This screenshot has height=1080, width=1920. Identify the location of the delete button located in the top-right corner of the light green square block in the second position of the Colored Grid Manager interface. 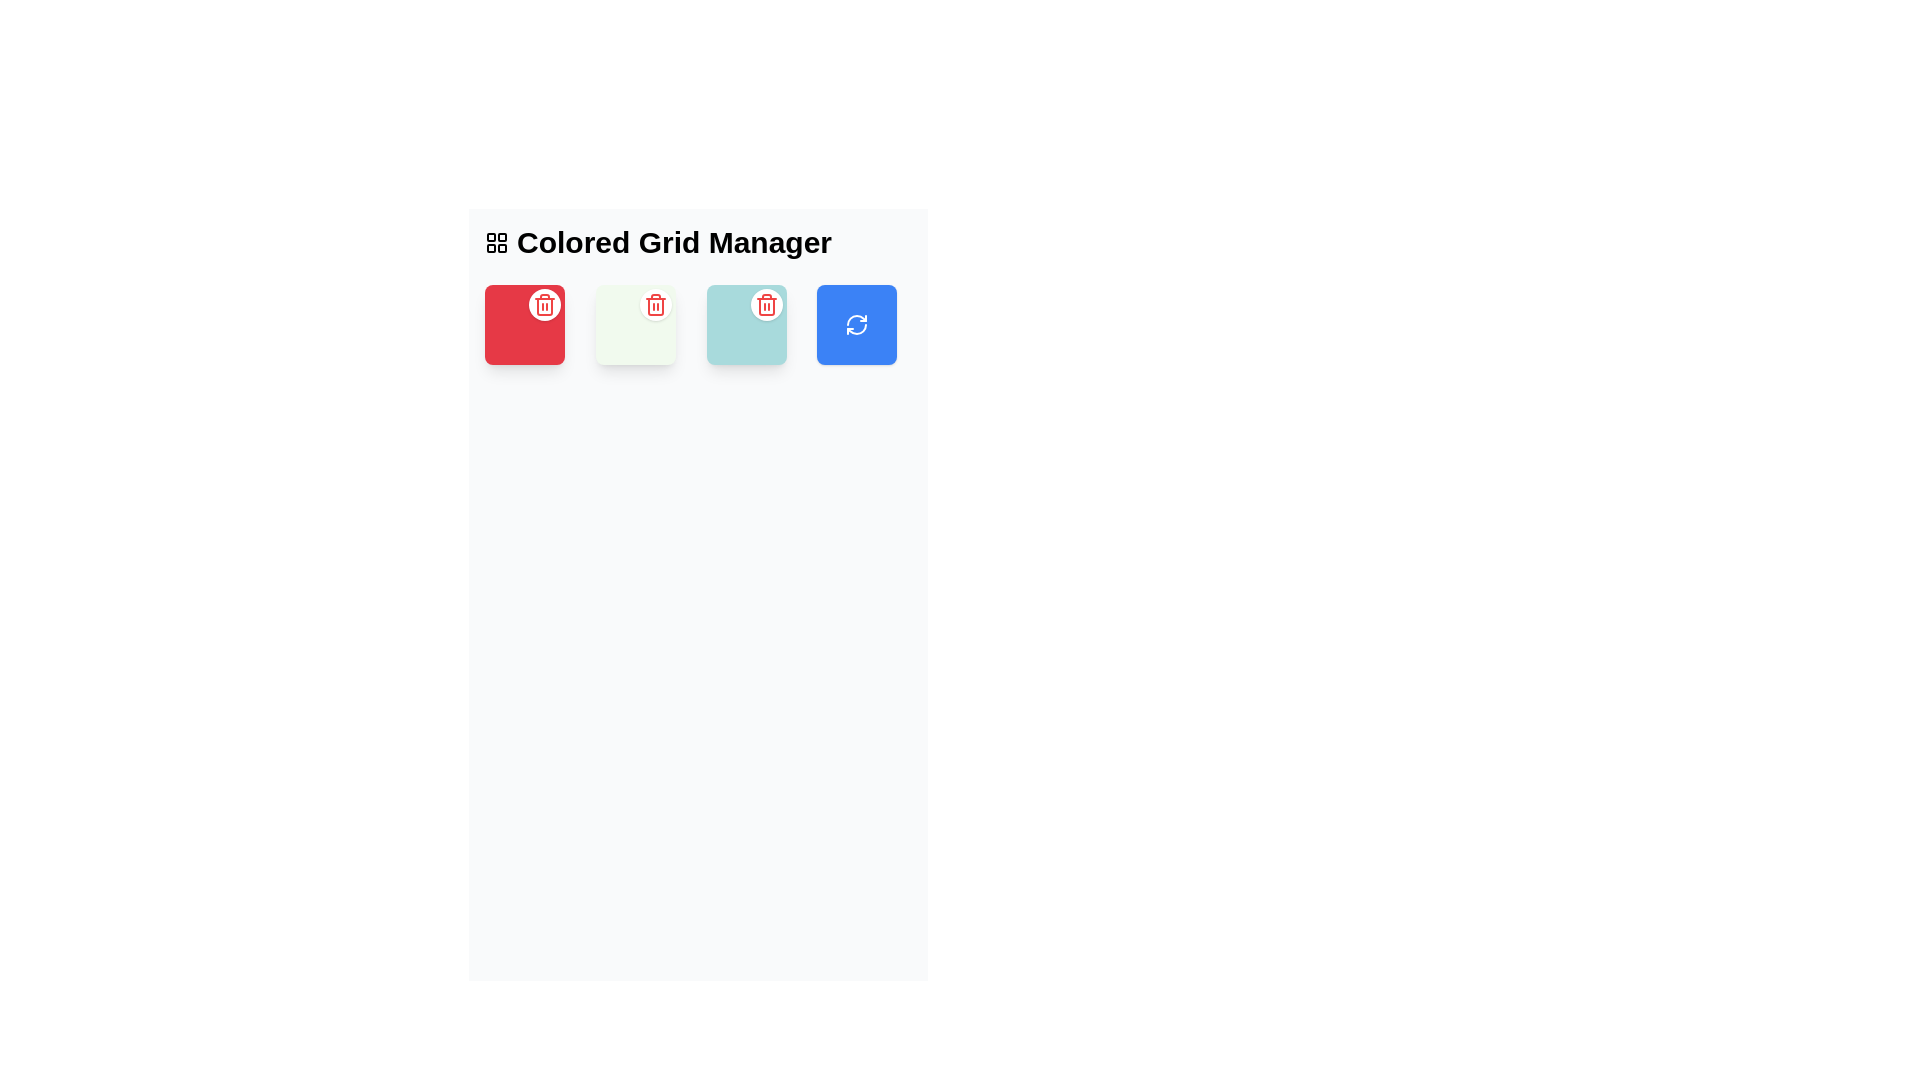
(655, 304).